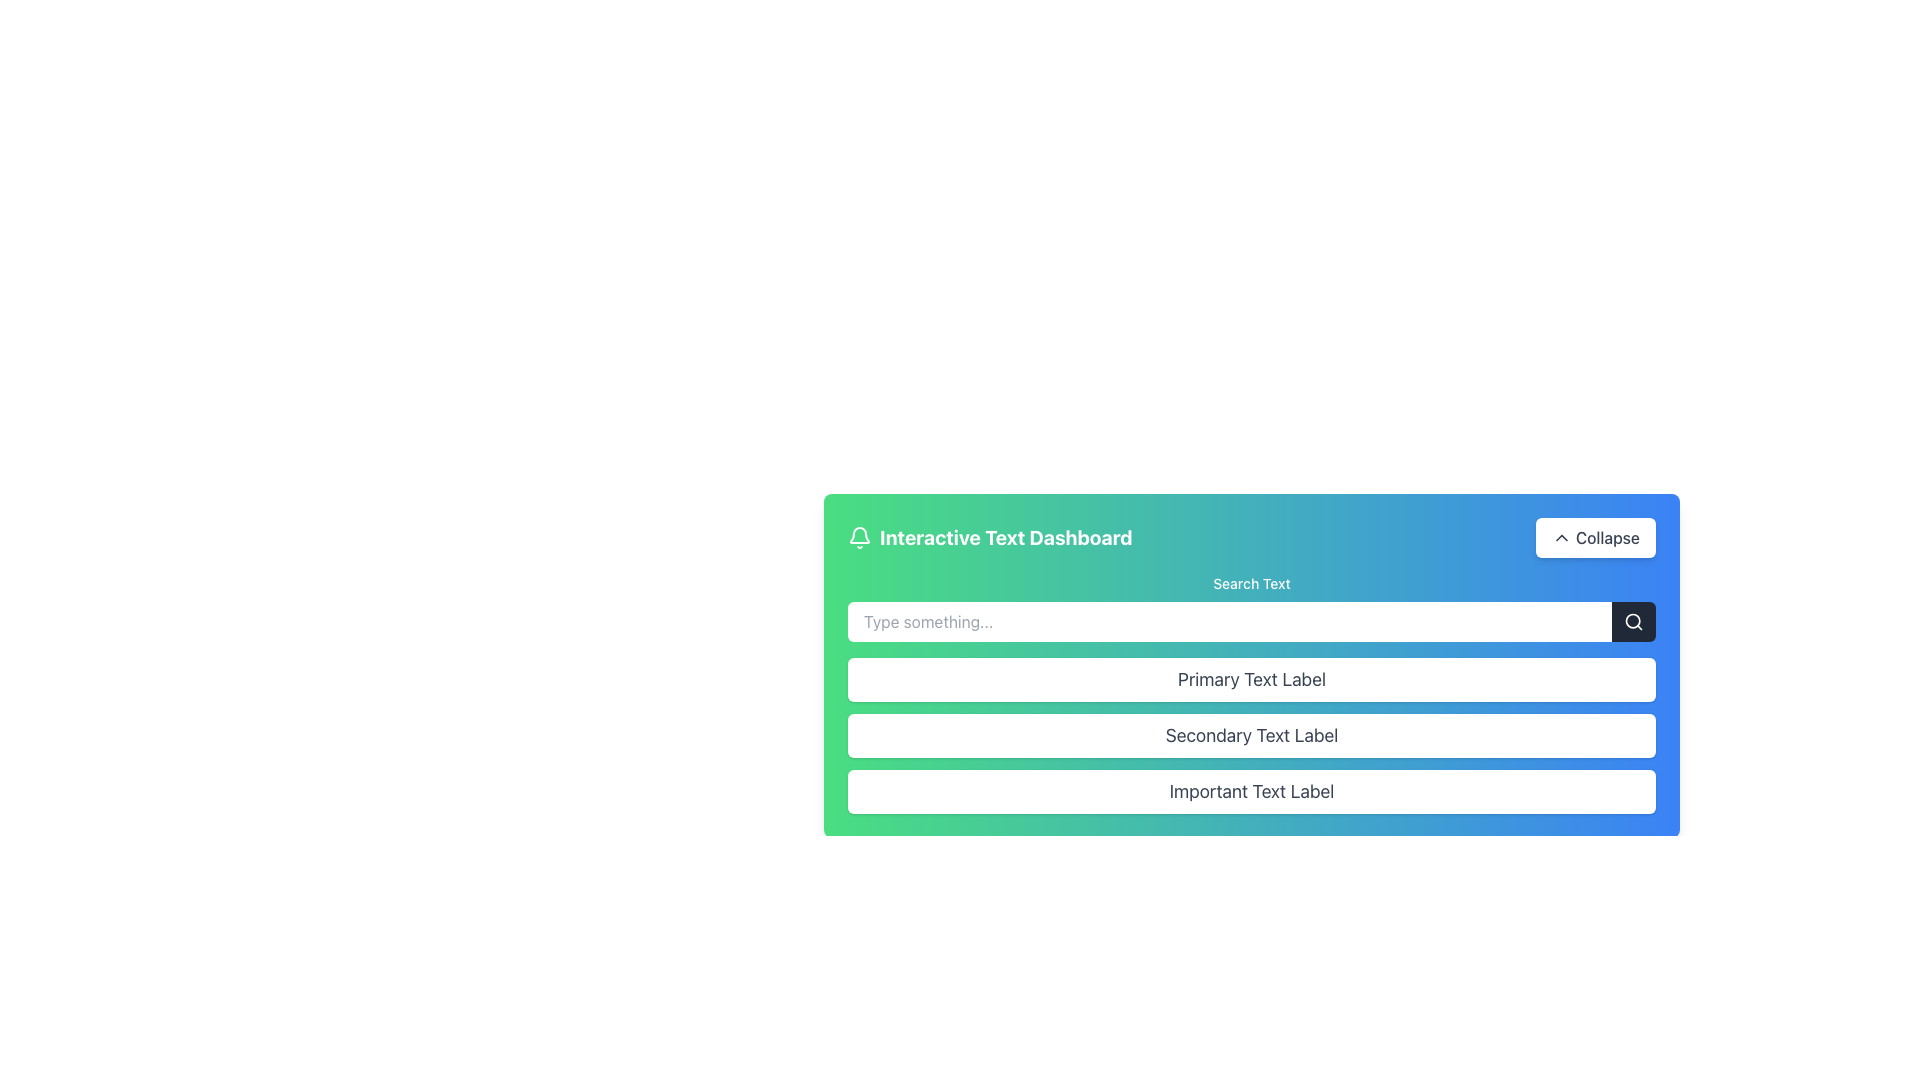 This screenshot has width=1920, height=1080. Describe the element at coordinates (1633, 620) in the screenshot. I see `the search button located on the far right side of the 'Search Text' input field` at that location.